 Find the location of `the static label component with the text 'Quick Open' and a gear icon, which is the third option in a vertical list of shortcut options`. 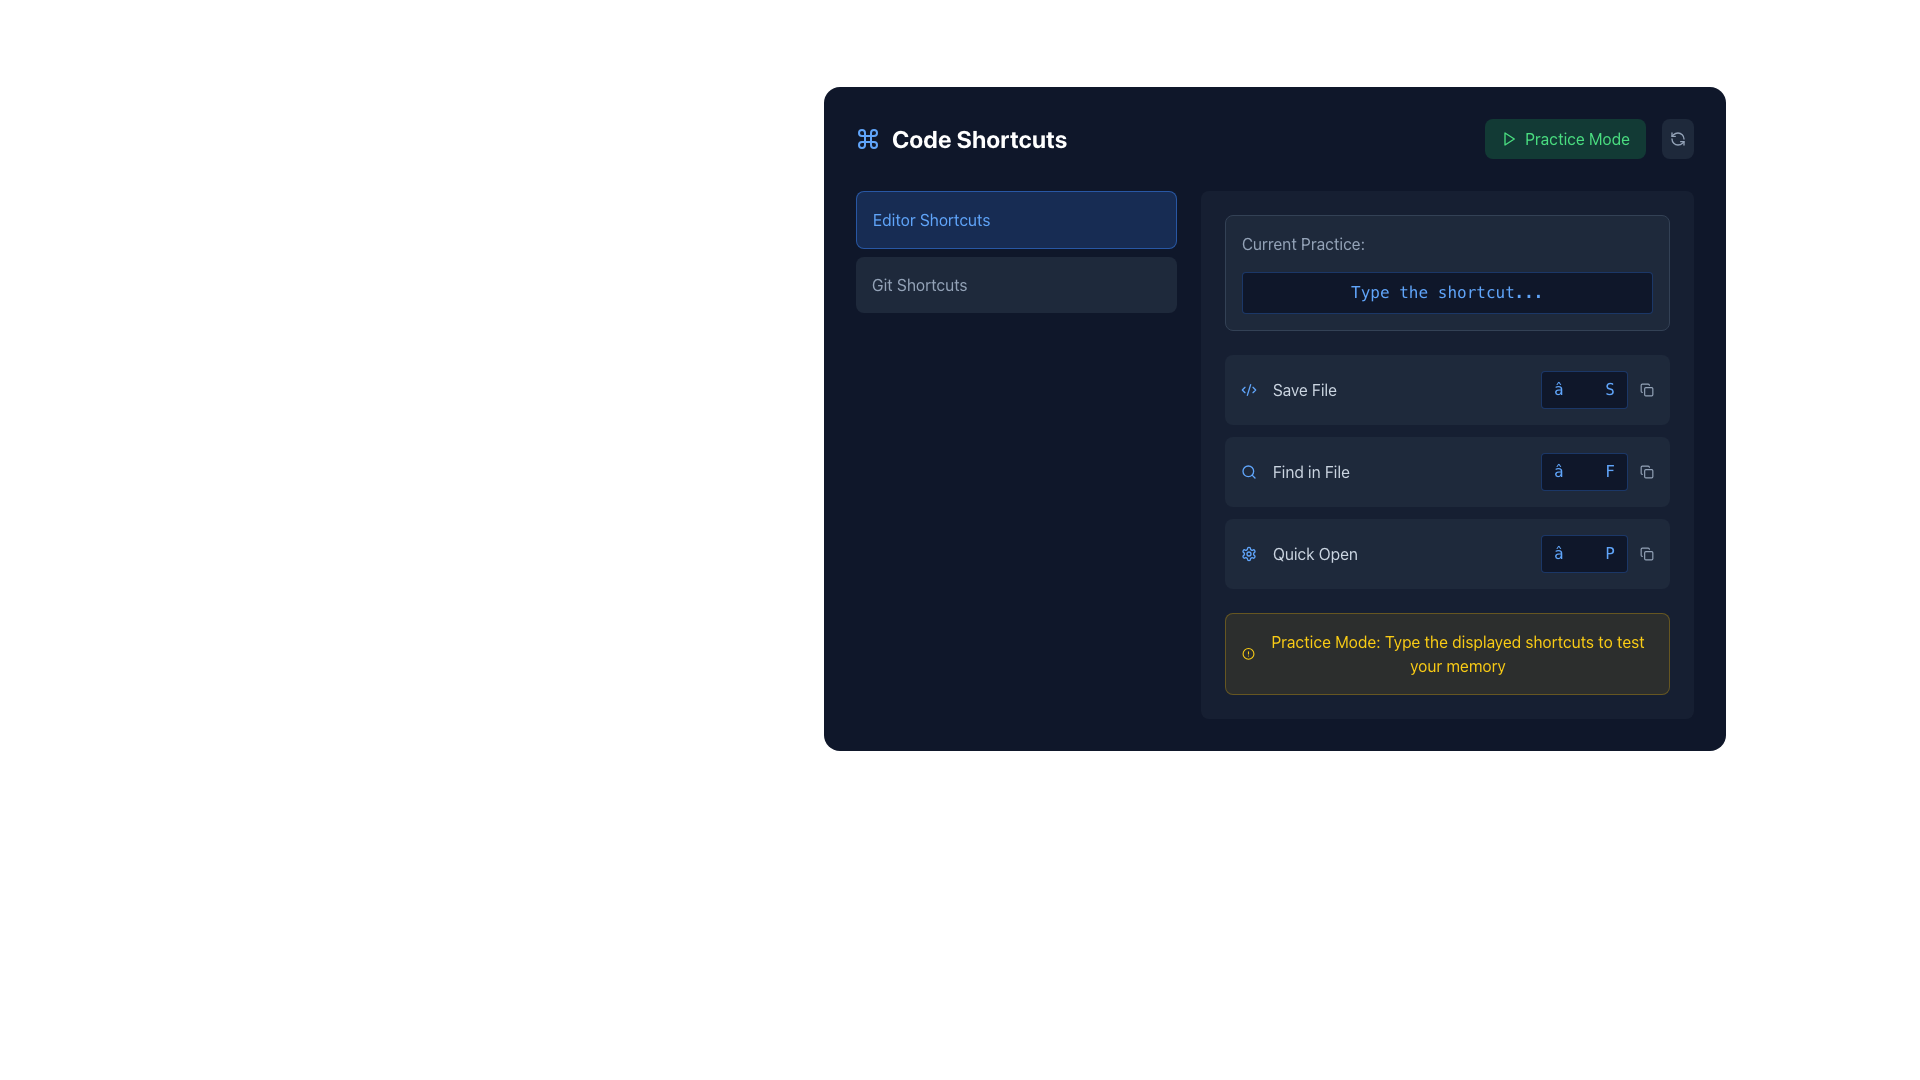

the static label component with the text 'Quick Open' and a gear icon, which is the third option in a vertical list of shortcut options is located at coordinates (1299, 554).